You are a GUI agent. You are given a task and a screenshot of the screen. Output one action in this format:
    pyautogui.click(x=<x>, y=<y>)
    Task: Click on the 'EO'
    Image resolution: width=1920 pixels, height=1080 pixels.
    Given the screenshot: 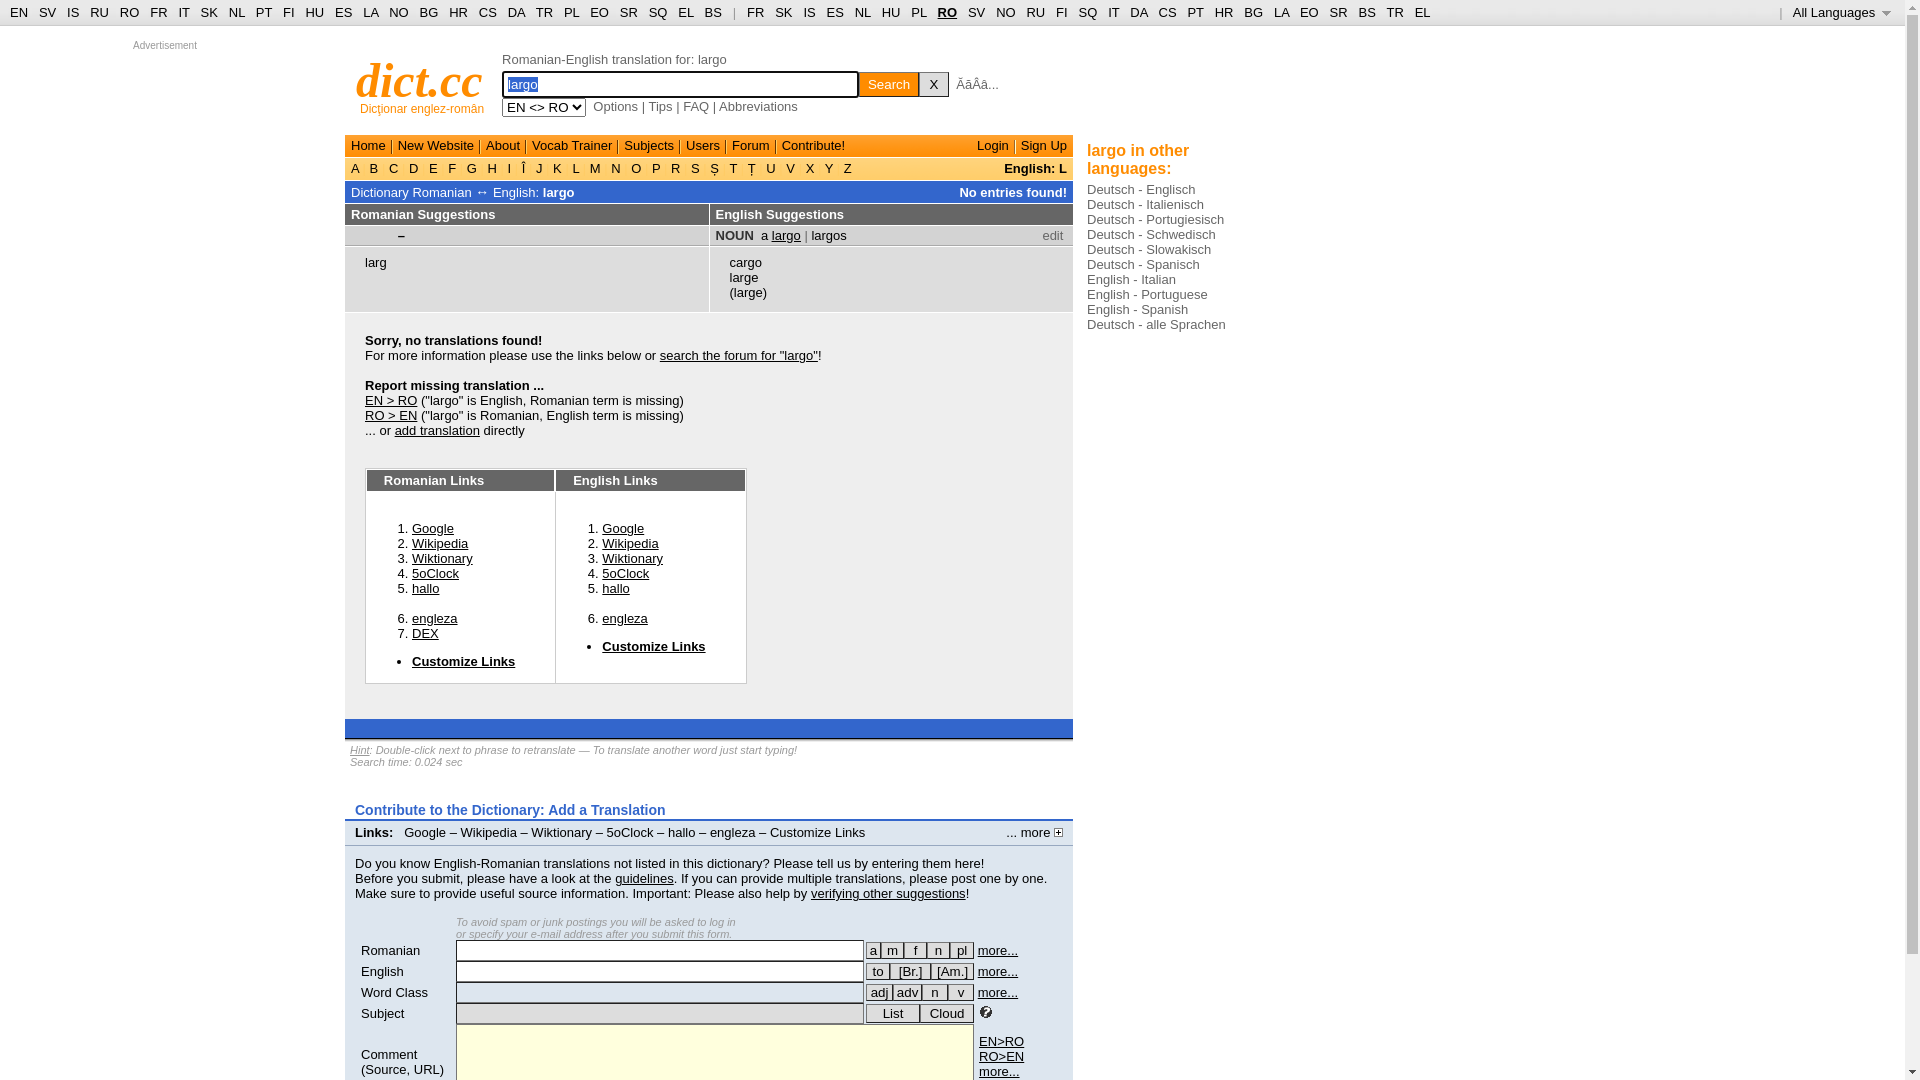 What is the action you would take?
    pyautogui.click(x=598, y=12)
    